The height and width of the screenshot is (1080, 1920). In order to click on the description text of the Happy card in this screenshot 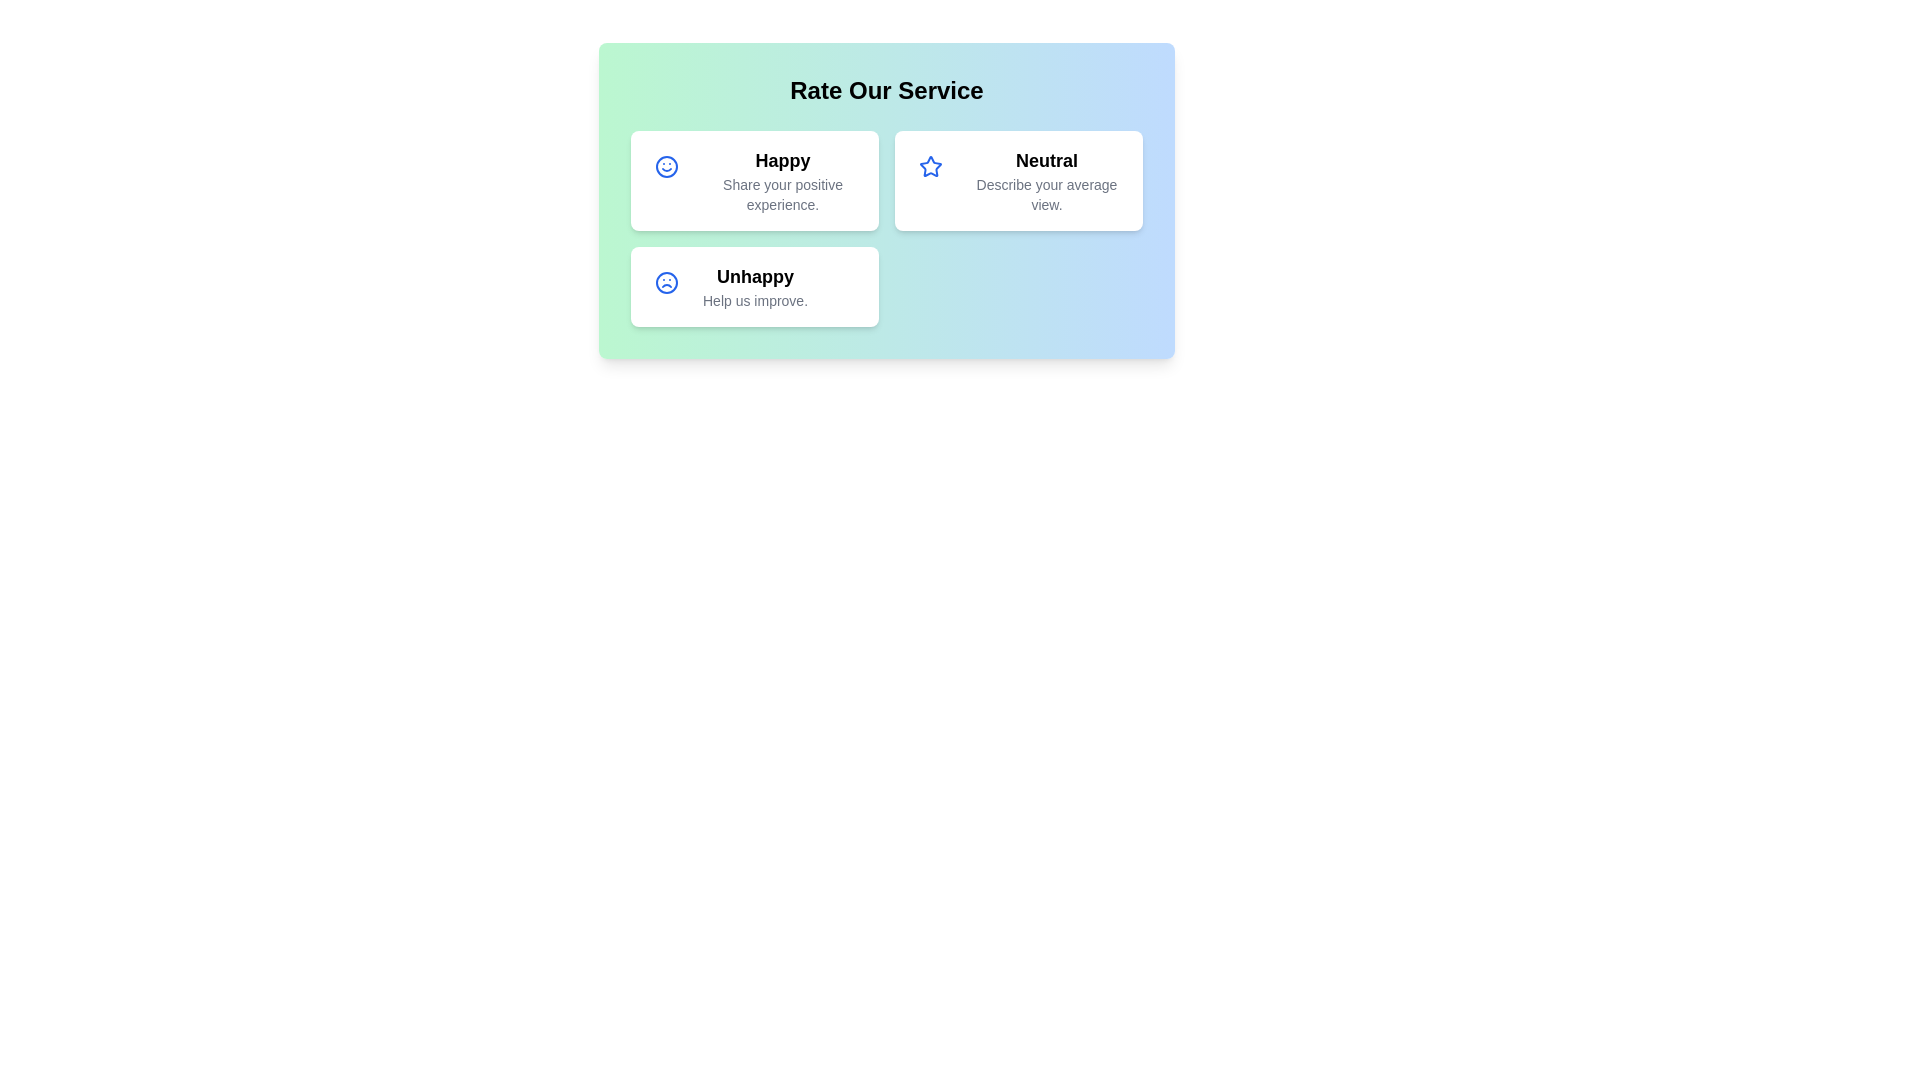, I will do `click(781, 195)`.